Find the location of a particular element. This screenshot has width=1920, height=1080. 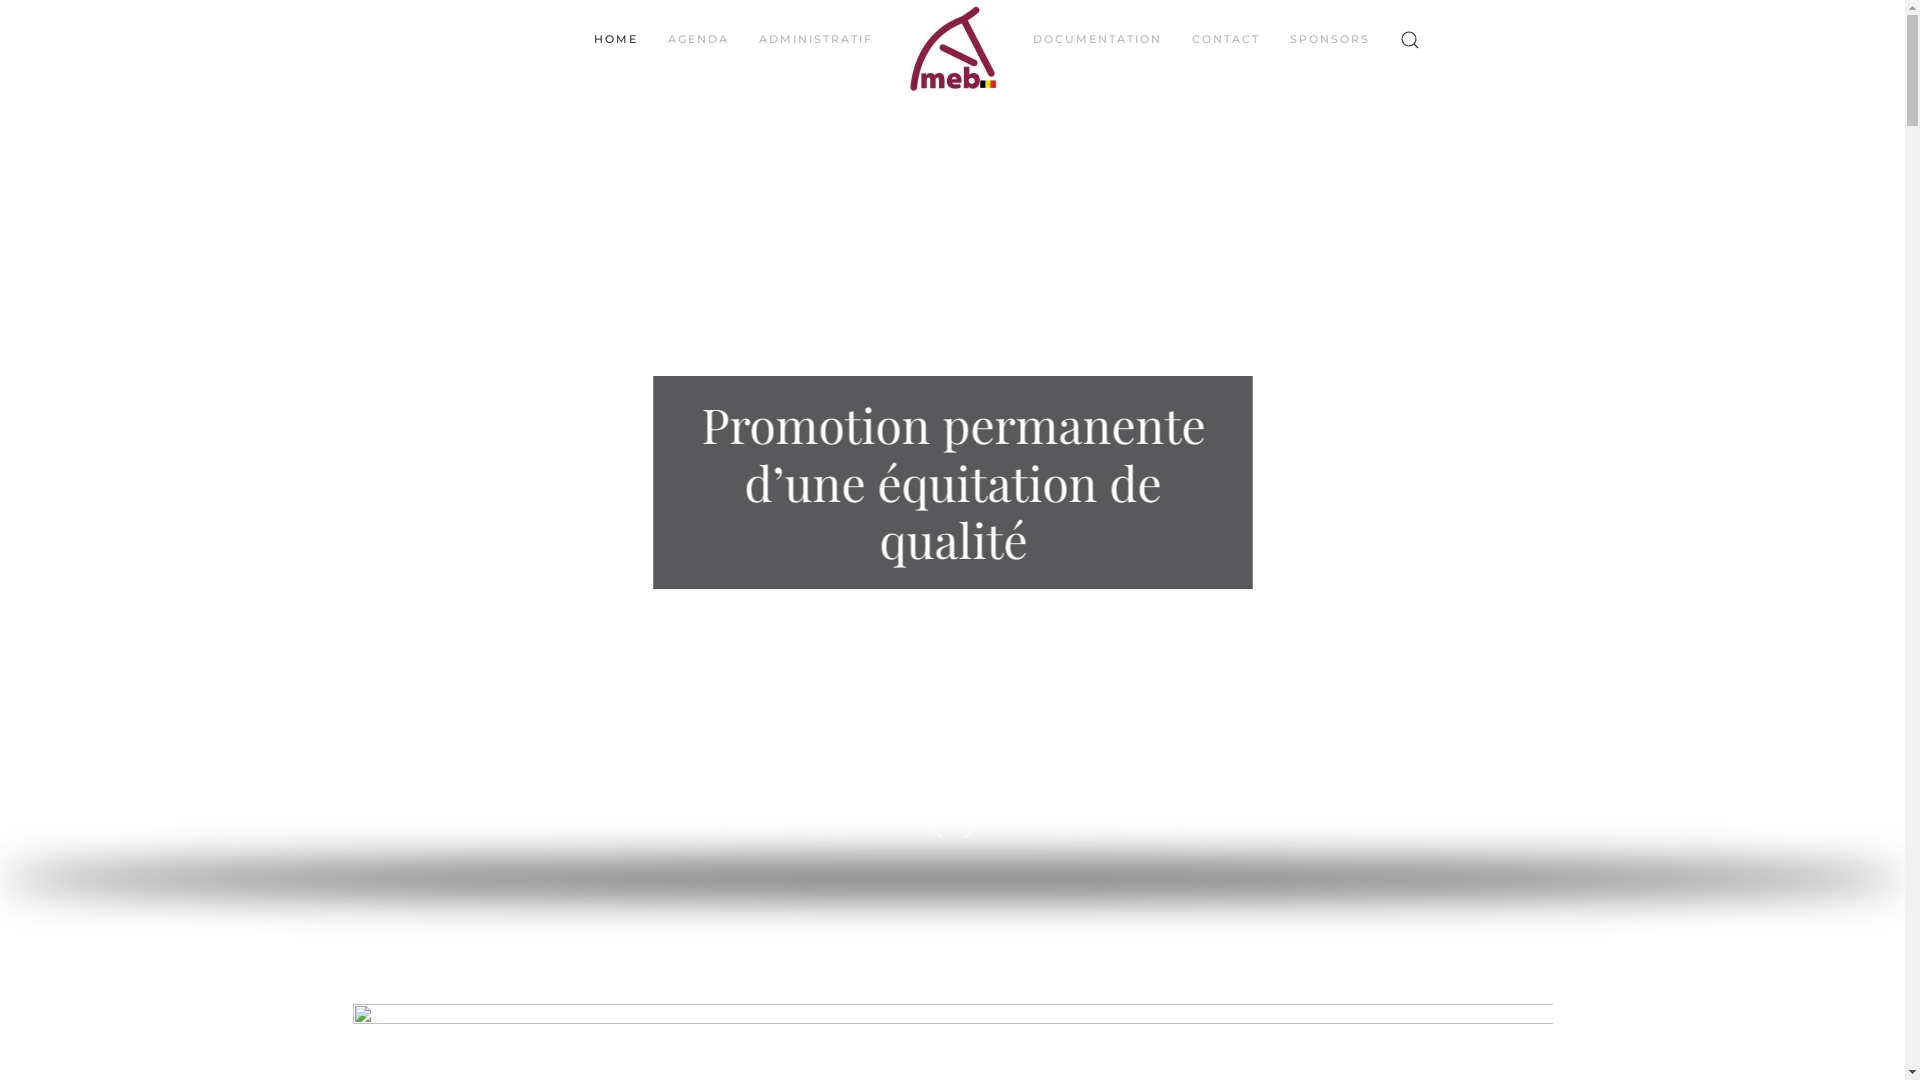

'HOME' is located at coordinates (614, 39).